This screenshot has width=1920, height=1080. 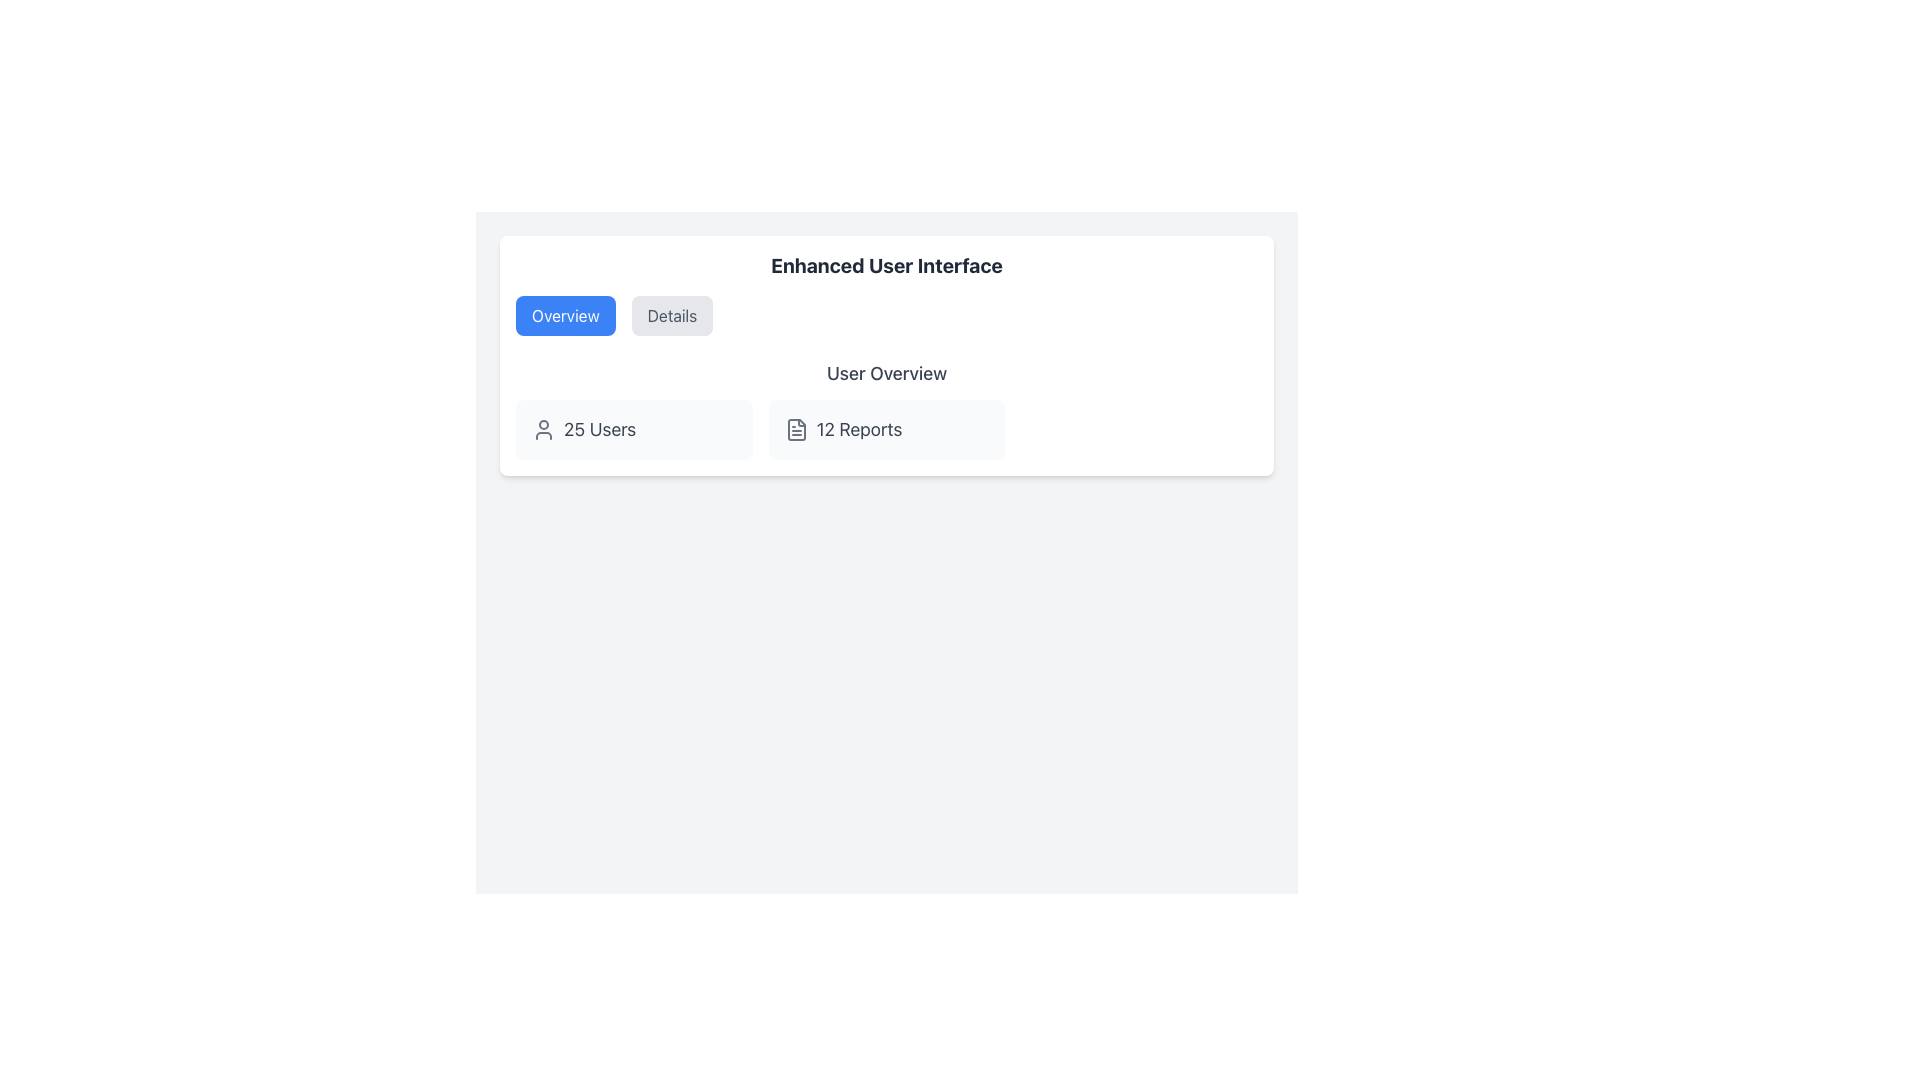 What do you see at coordinates (886, 408) in the screenshot?
I see `the Information Panel located in the 'Enhanced User Interface' card, specifically positioned in the third row of content below the overview and details tabs` at bounding box center [886, 408].